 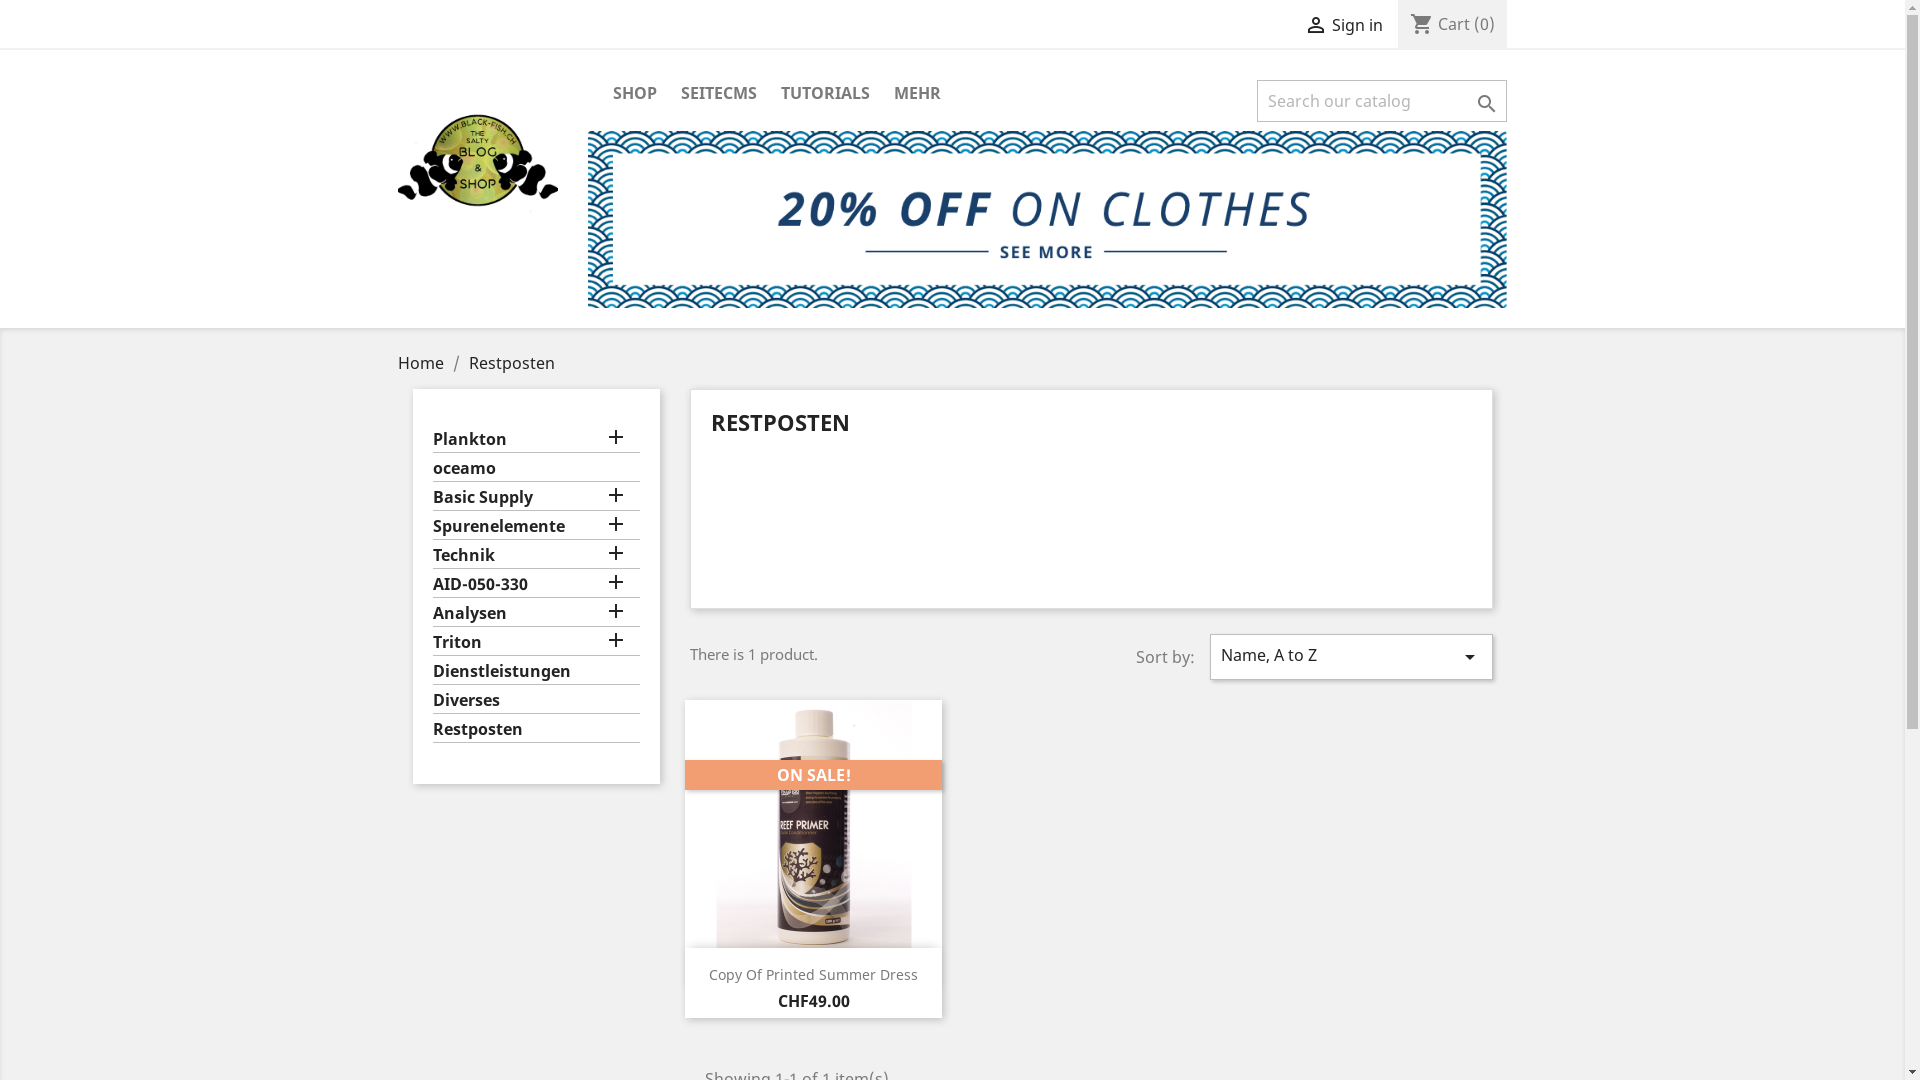 I want to click on 'Triton', so click(x=536, y=644).